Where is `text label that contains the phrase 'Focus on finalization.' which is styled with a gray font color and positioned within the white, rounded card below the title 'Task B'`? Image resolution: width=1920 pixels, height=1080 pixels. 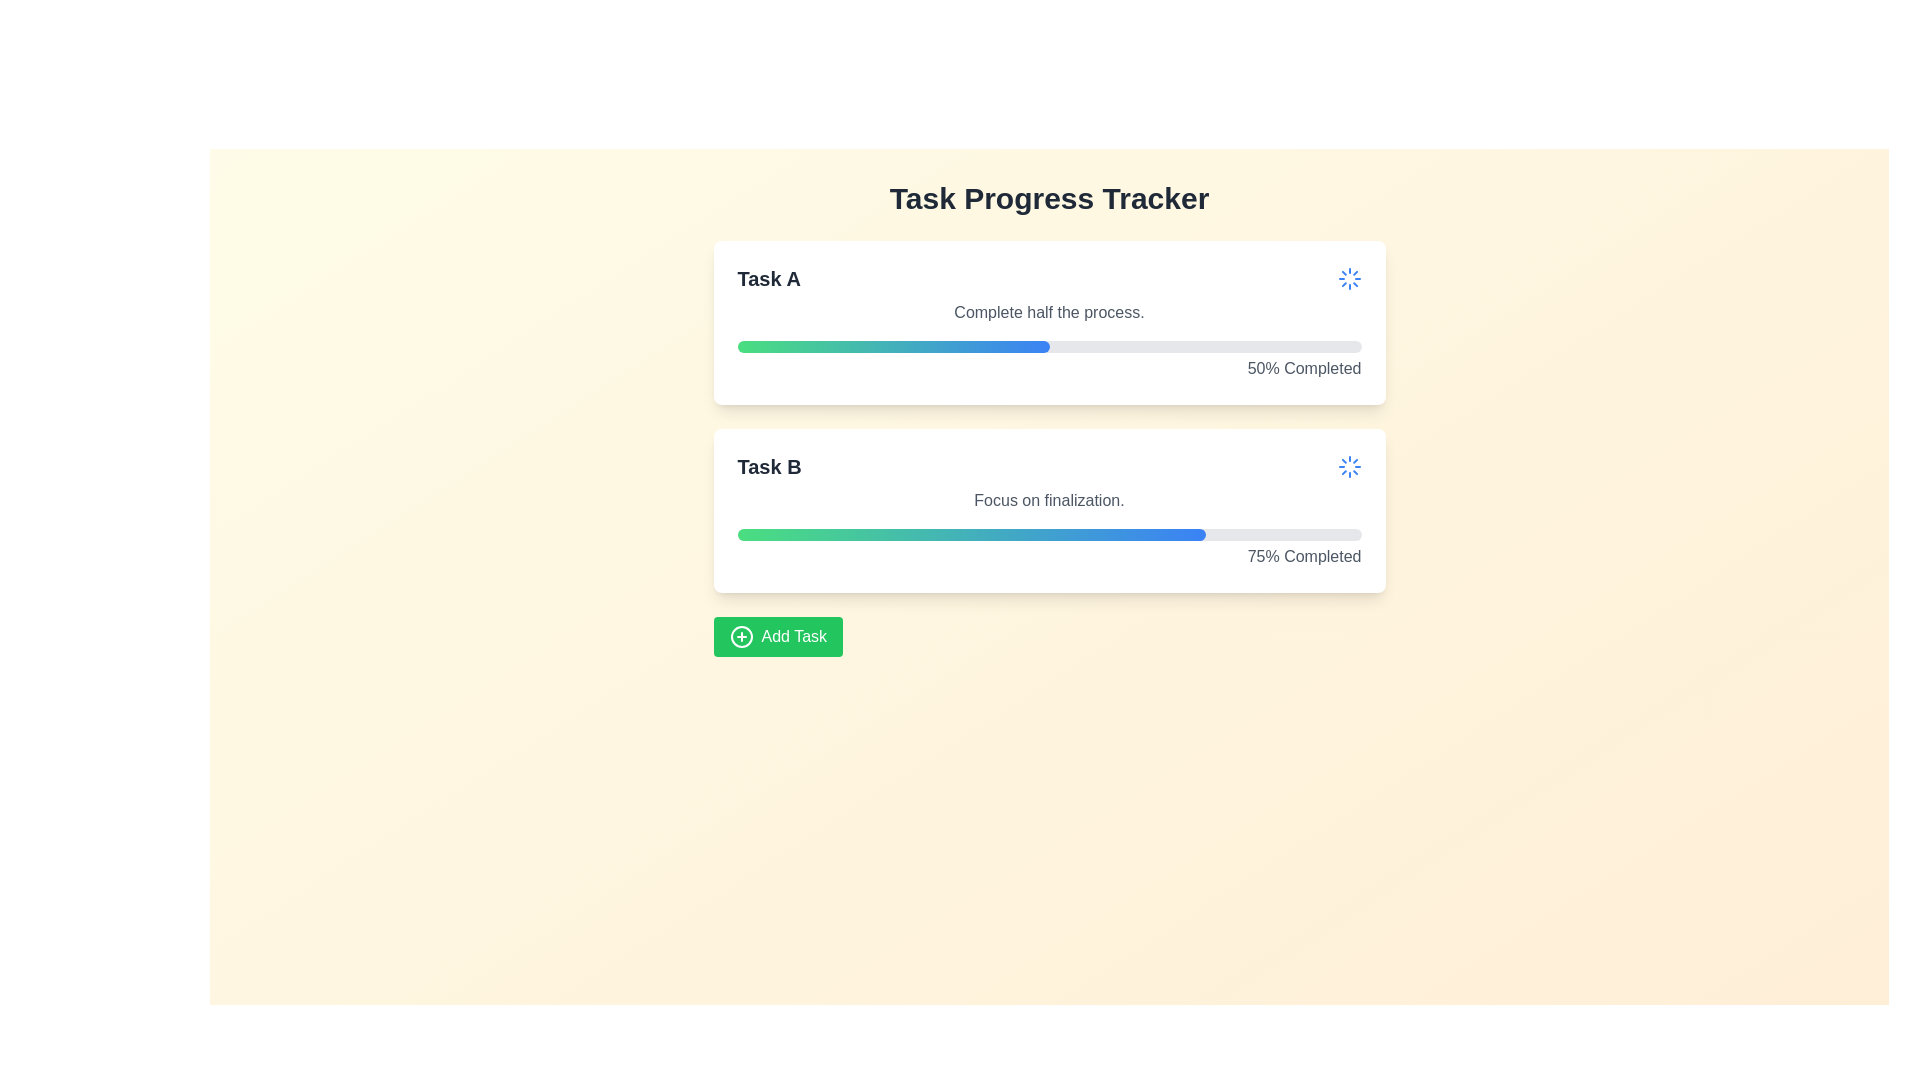
text label that contains the phrase 'Focus on finalization.' which is styled with a gray font color and positioned within the white, rounded card below the title 'Task B' is located at coordinates (1048, 500).